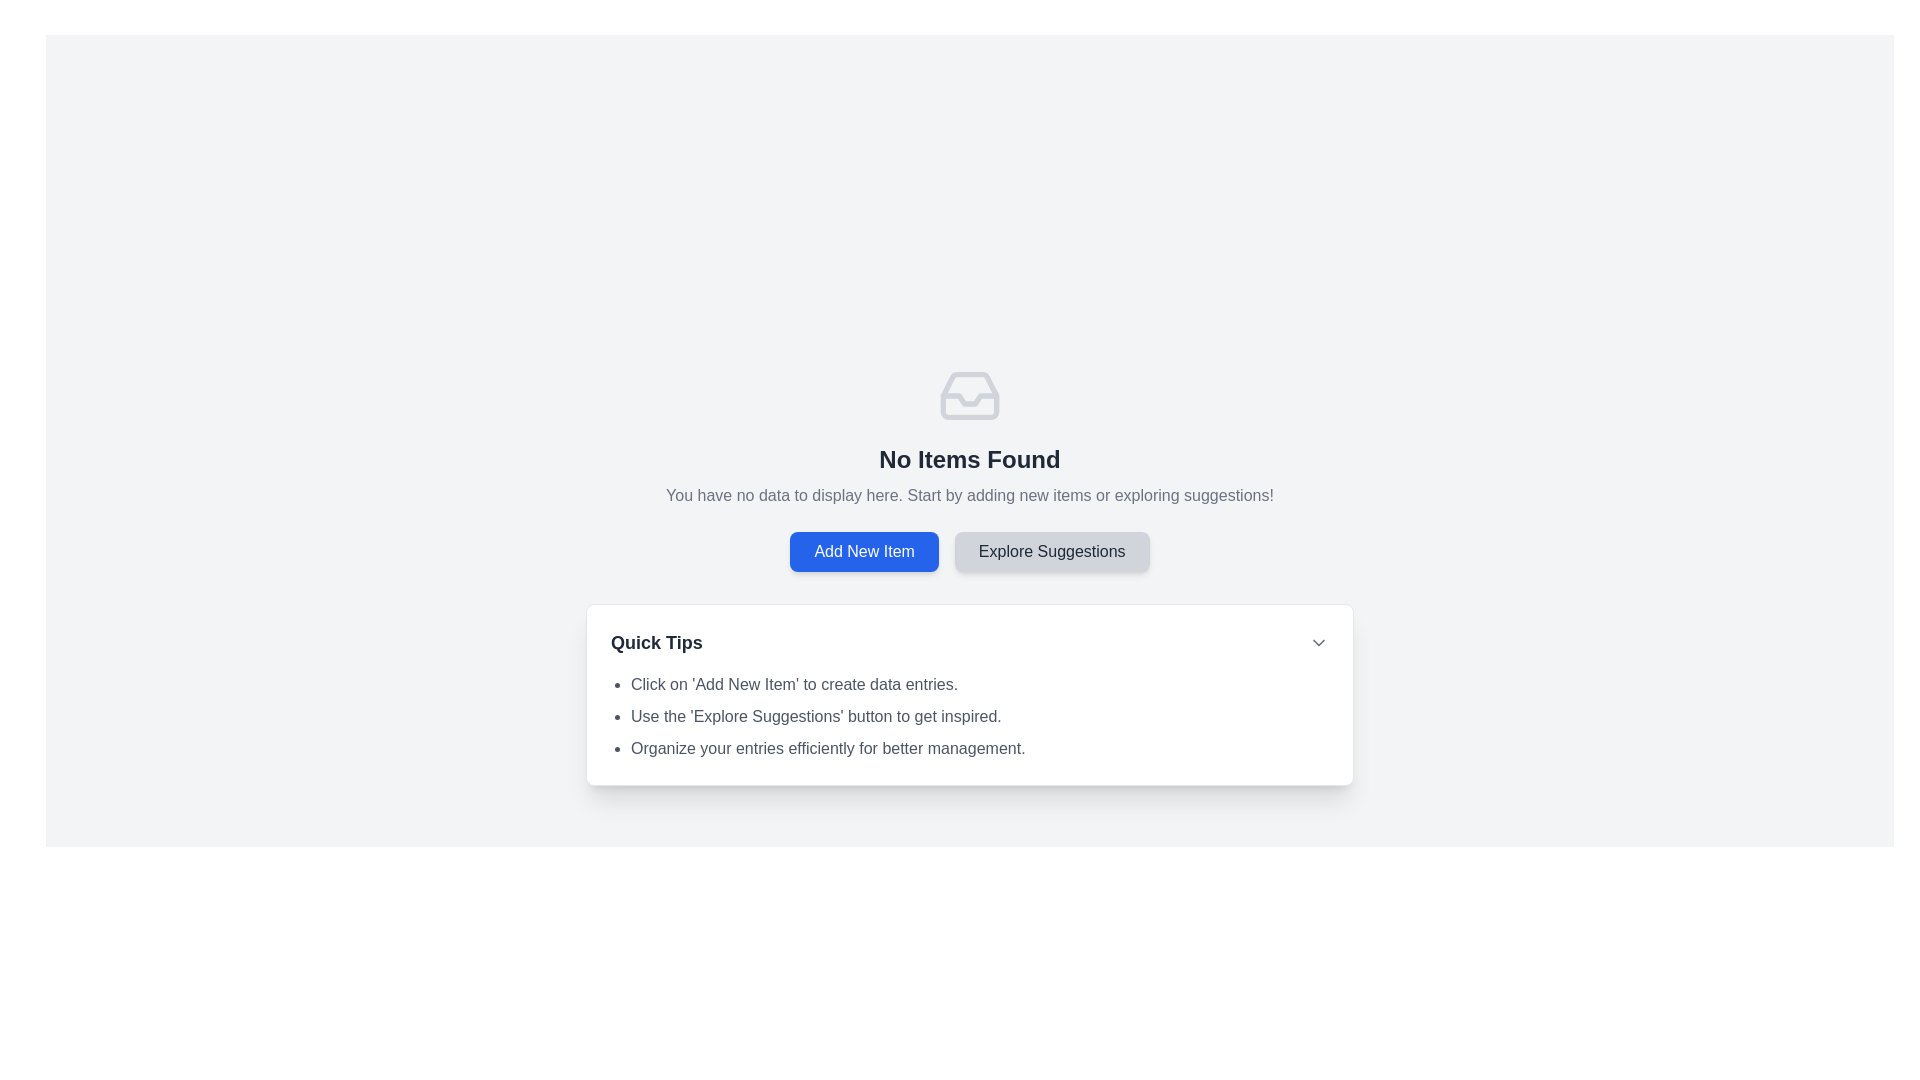  Describe the element at coordinates (969, 396) in the screenshot. I see `the decorative icon indicating an empty inbox, located at the center-top of the section displaying 'No Items Found'` at that location.